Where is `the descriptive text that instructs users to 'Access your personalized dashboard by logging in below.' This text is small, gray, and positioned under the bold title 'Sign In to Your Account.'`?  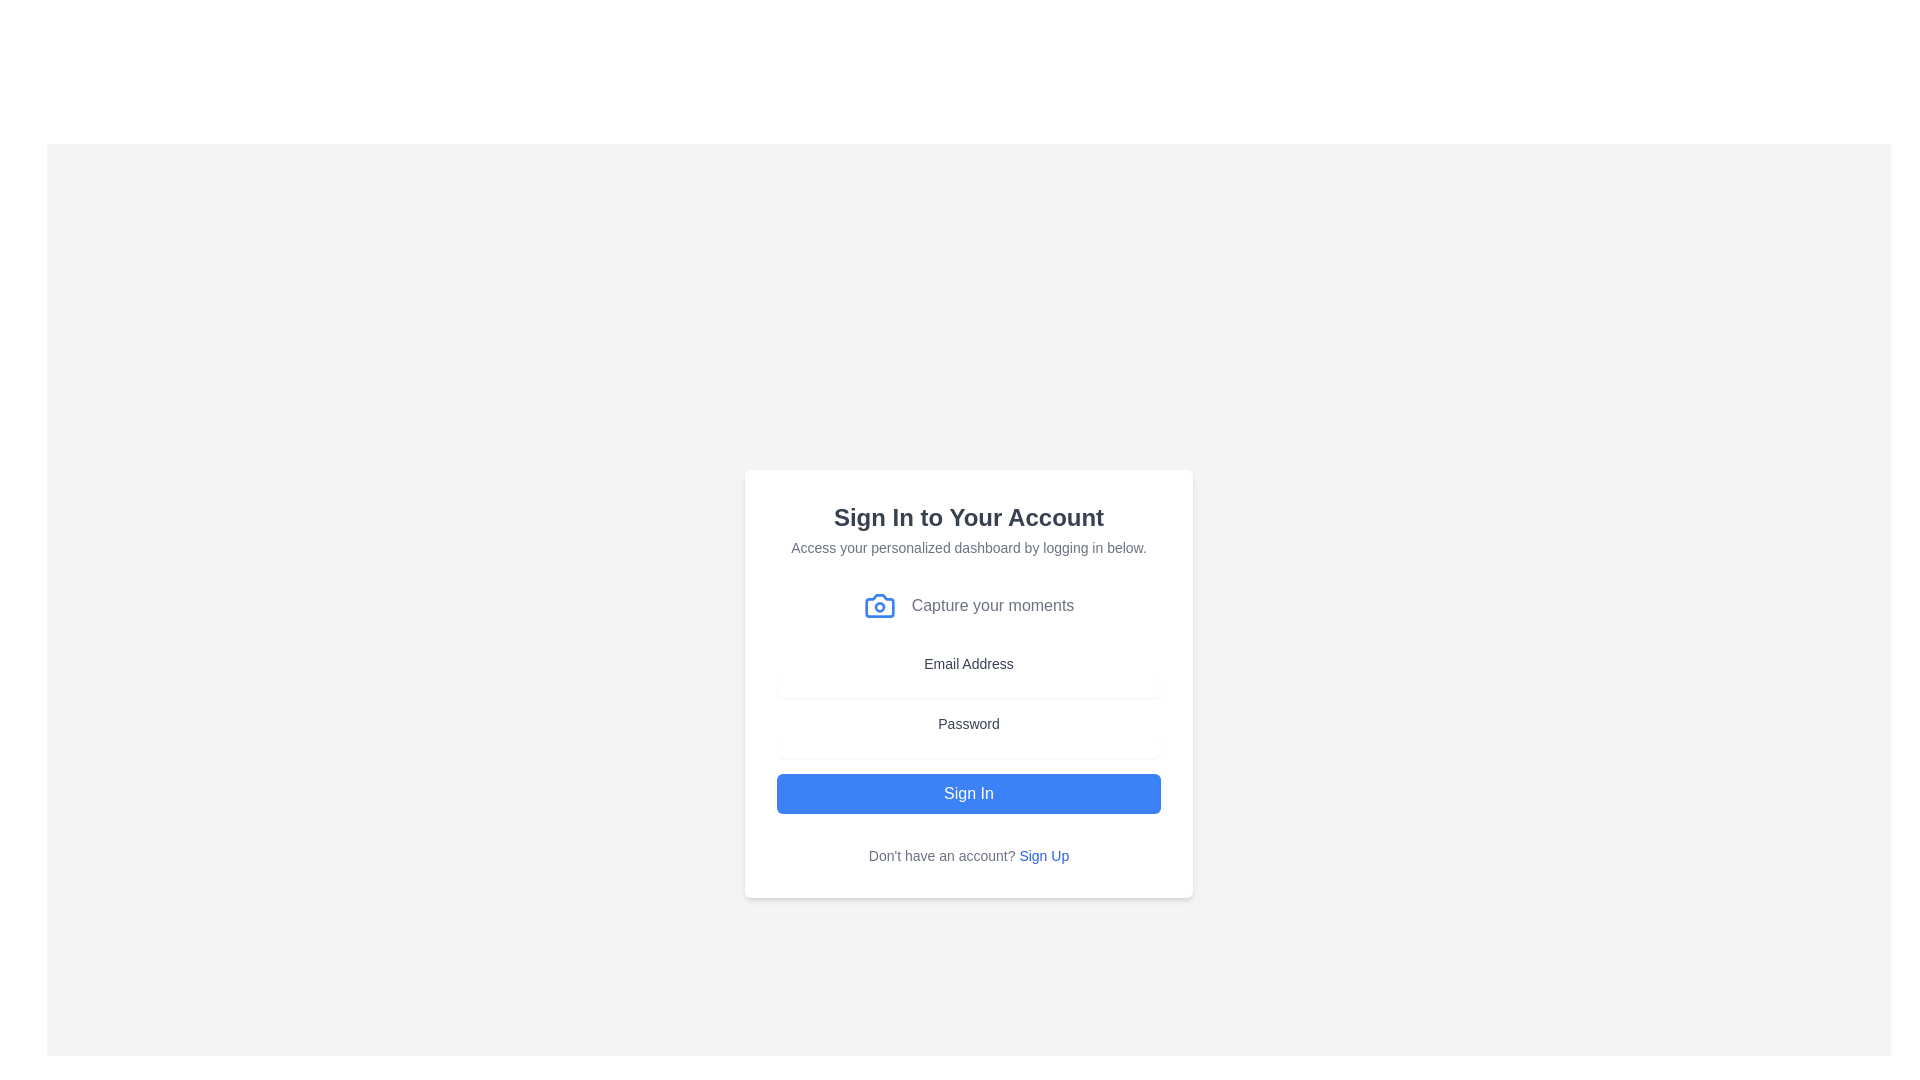 the descriptive text that instructs users to 'Access your personalized dashboard by logging in below.' This text is small, gray, and positioned under the bold title 'Sign In to Your Account.' is located at coordinates (969, 547).